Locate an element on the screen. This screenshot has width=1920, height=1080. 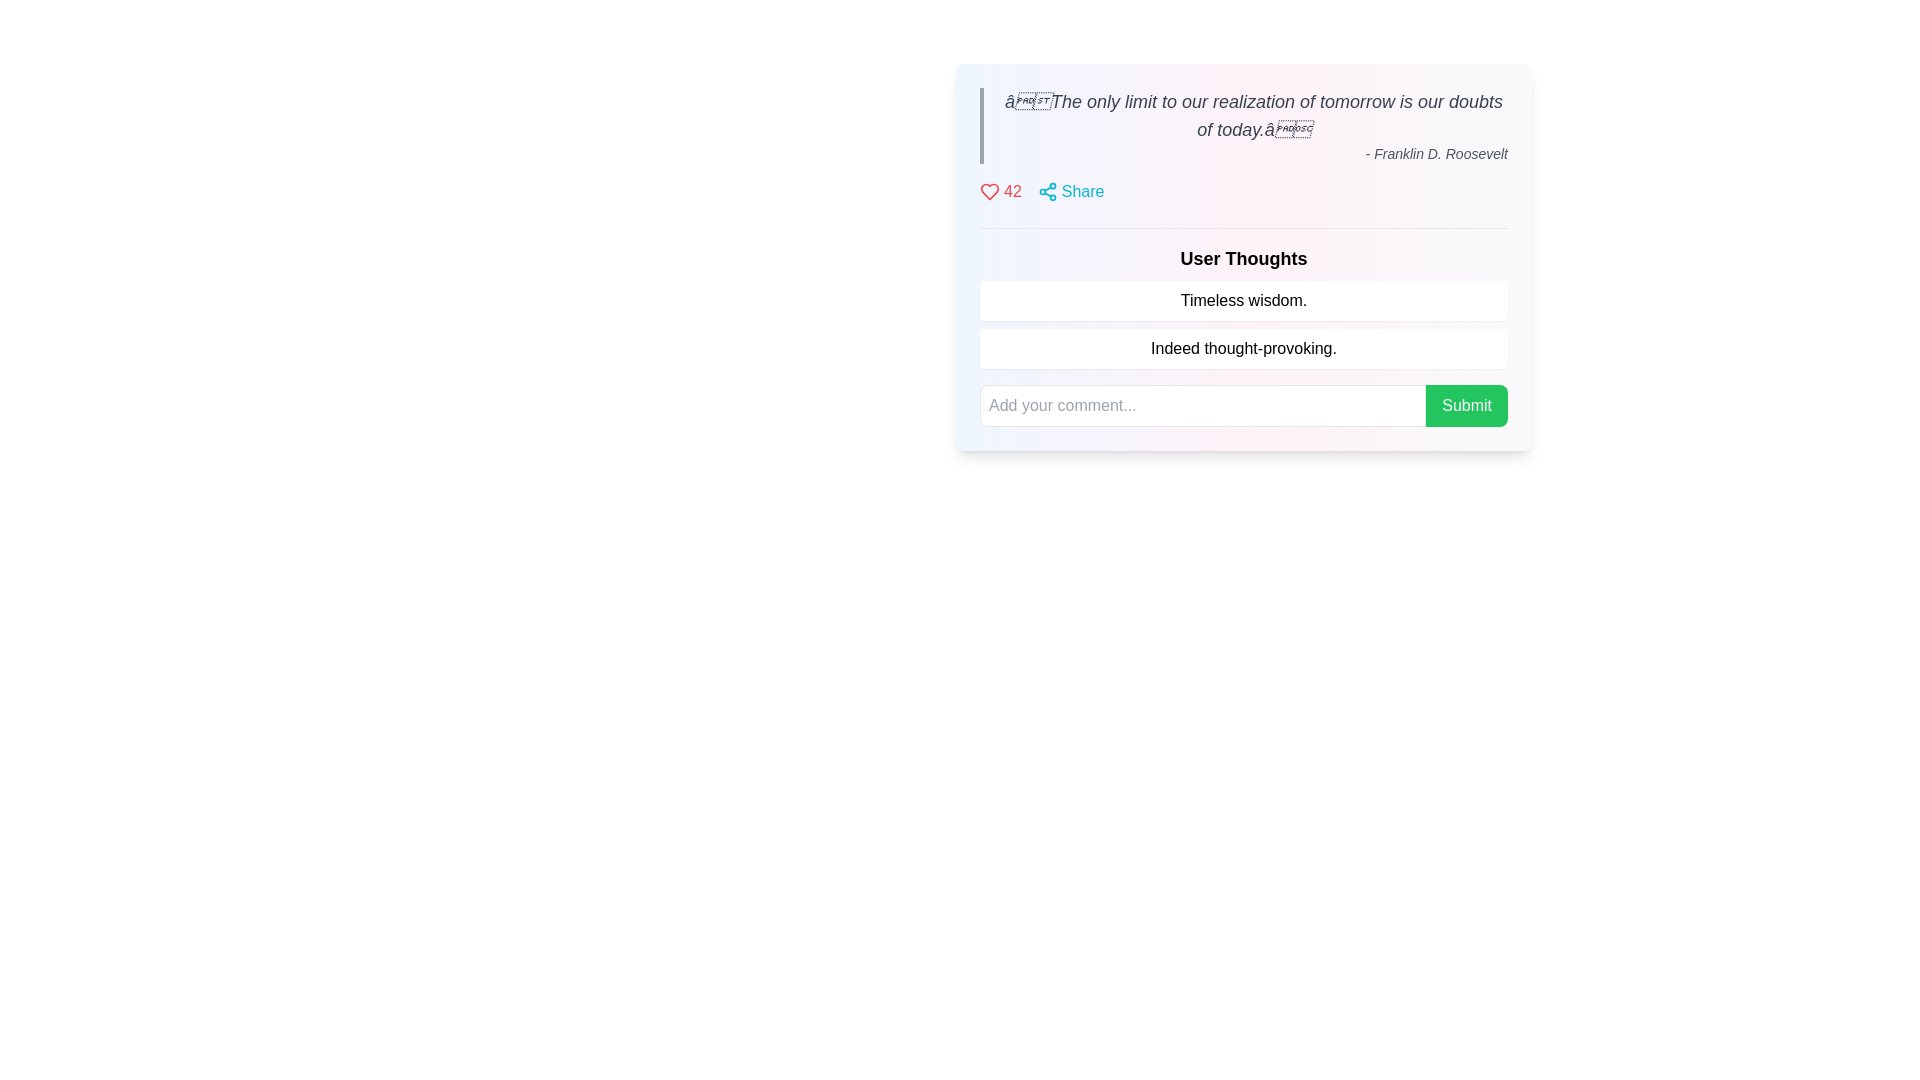
the interactive label or button that combines a heart icon with the number '42' in red text, located to the left of the 'Share' icon is located at coordinates (1000, 192).